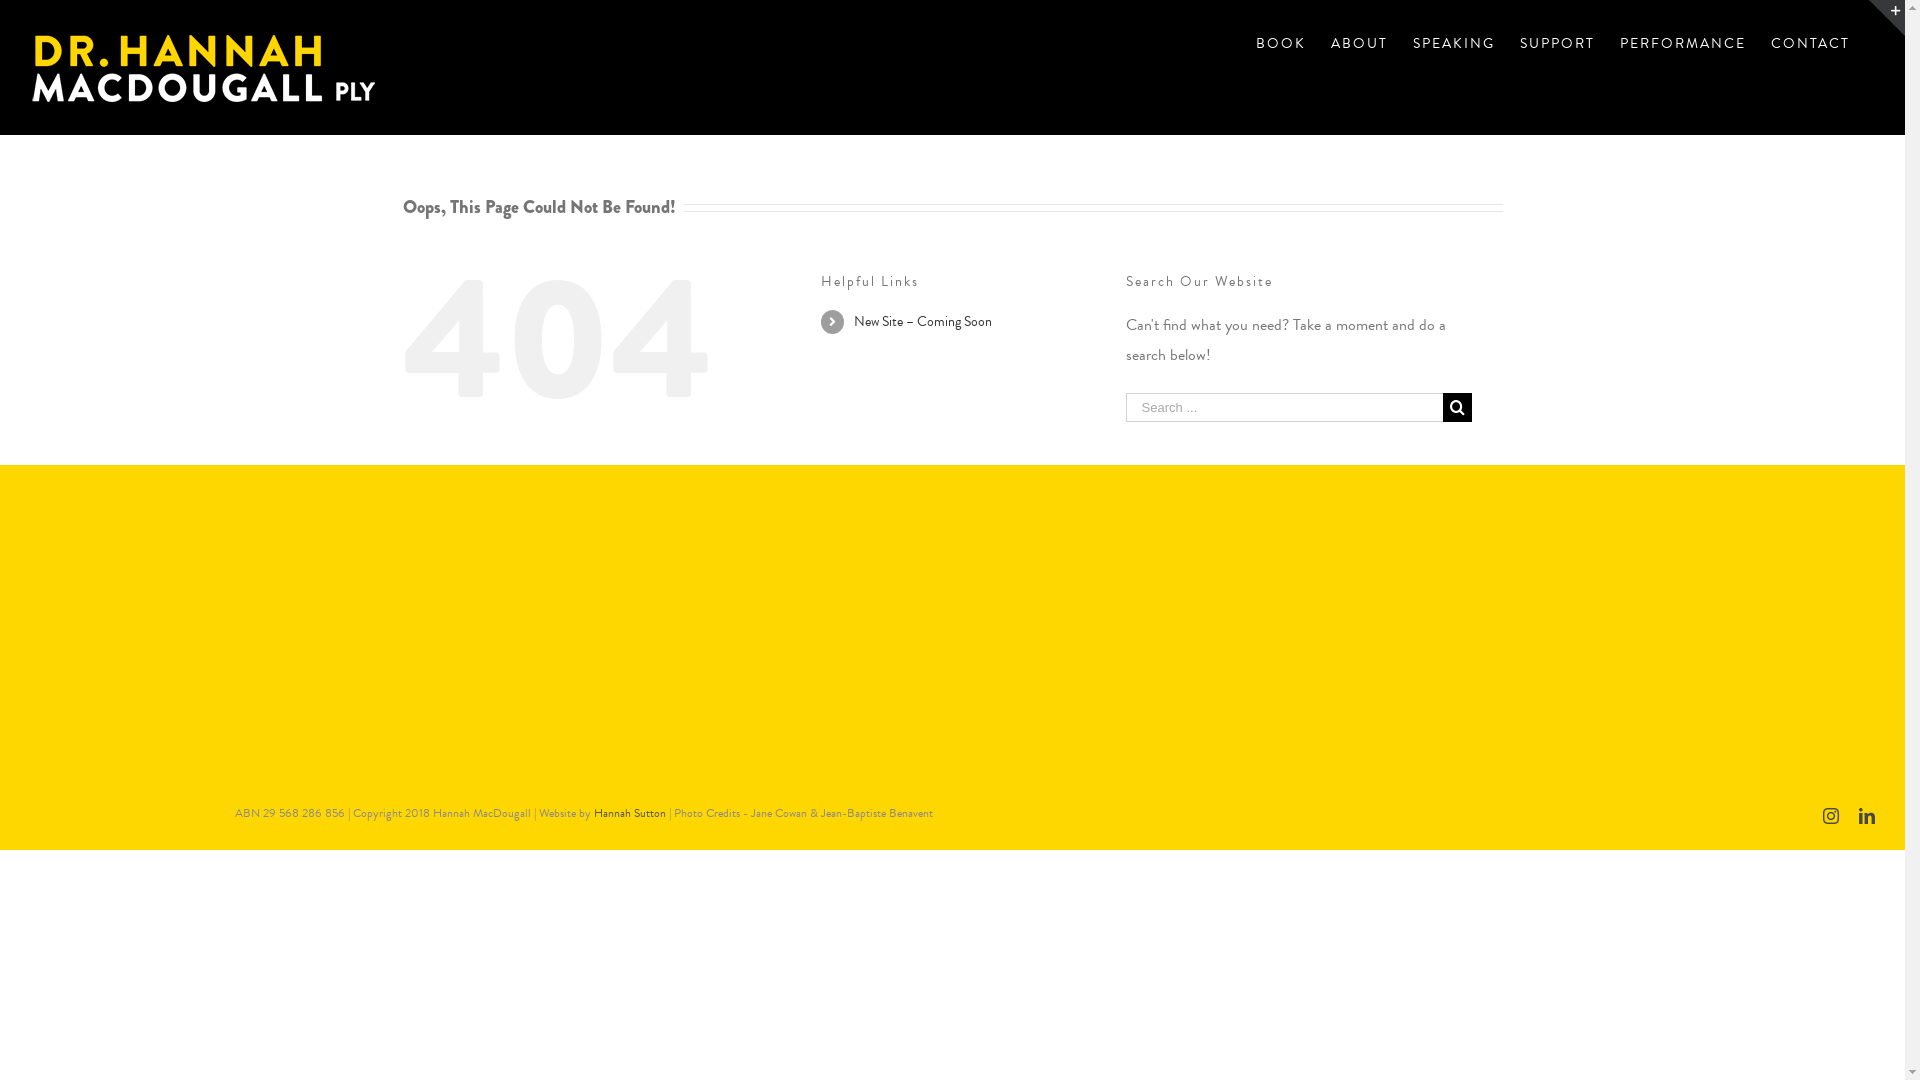  I want to click on 'SPEAKING', so click(1411, 42).